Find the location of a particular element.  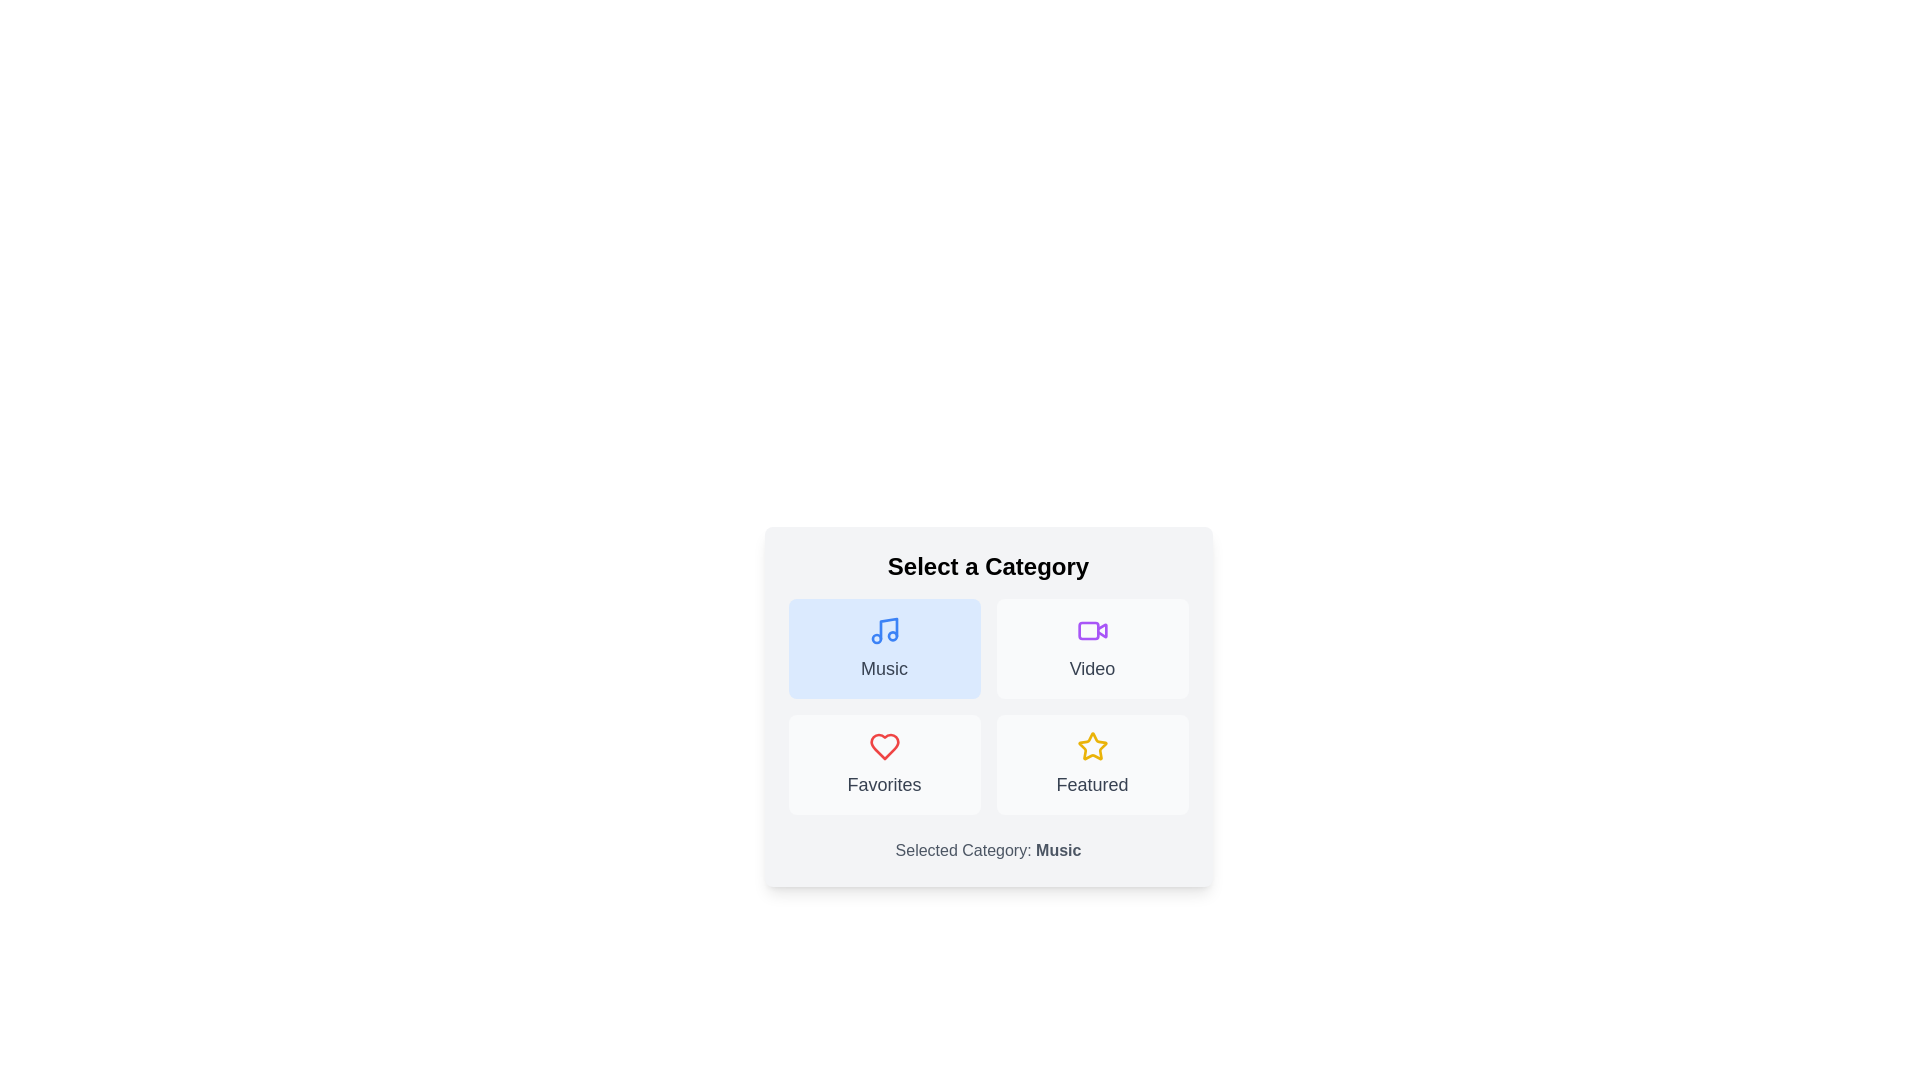

the category Music by clicking on its button is located at coordinates (883, 648).